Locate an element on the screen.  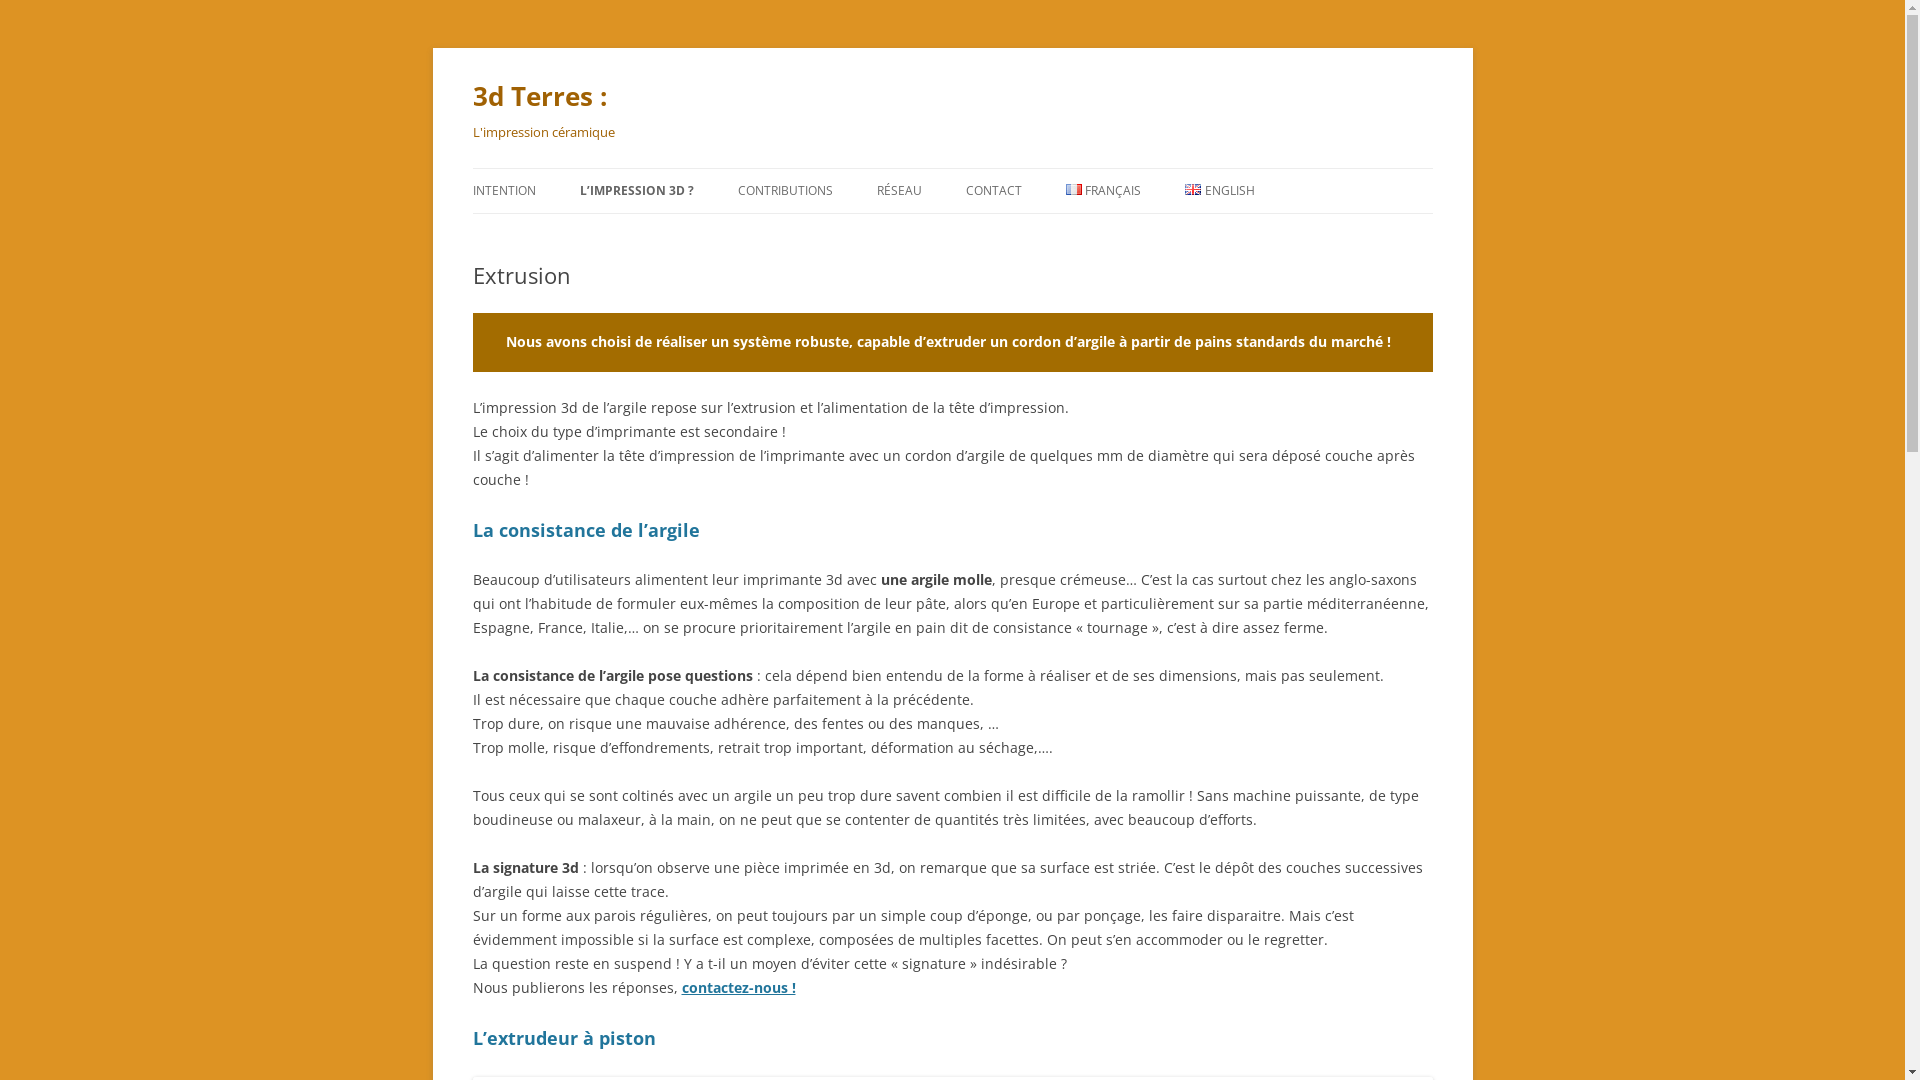
'3d Terres :' is located at coordinates (538, 96).